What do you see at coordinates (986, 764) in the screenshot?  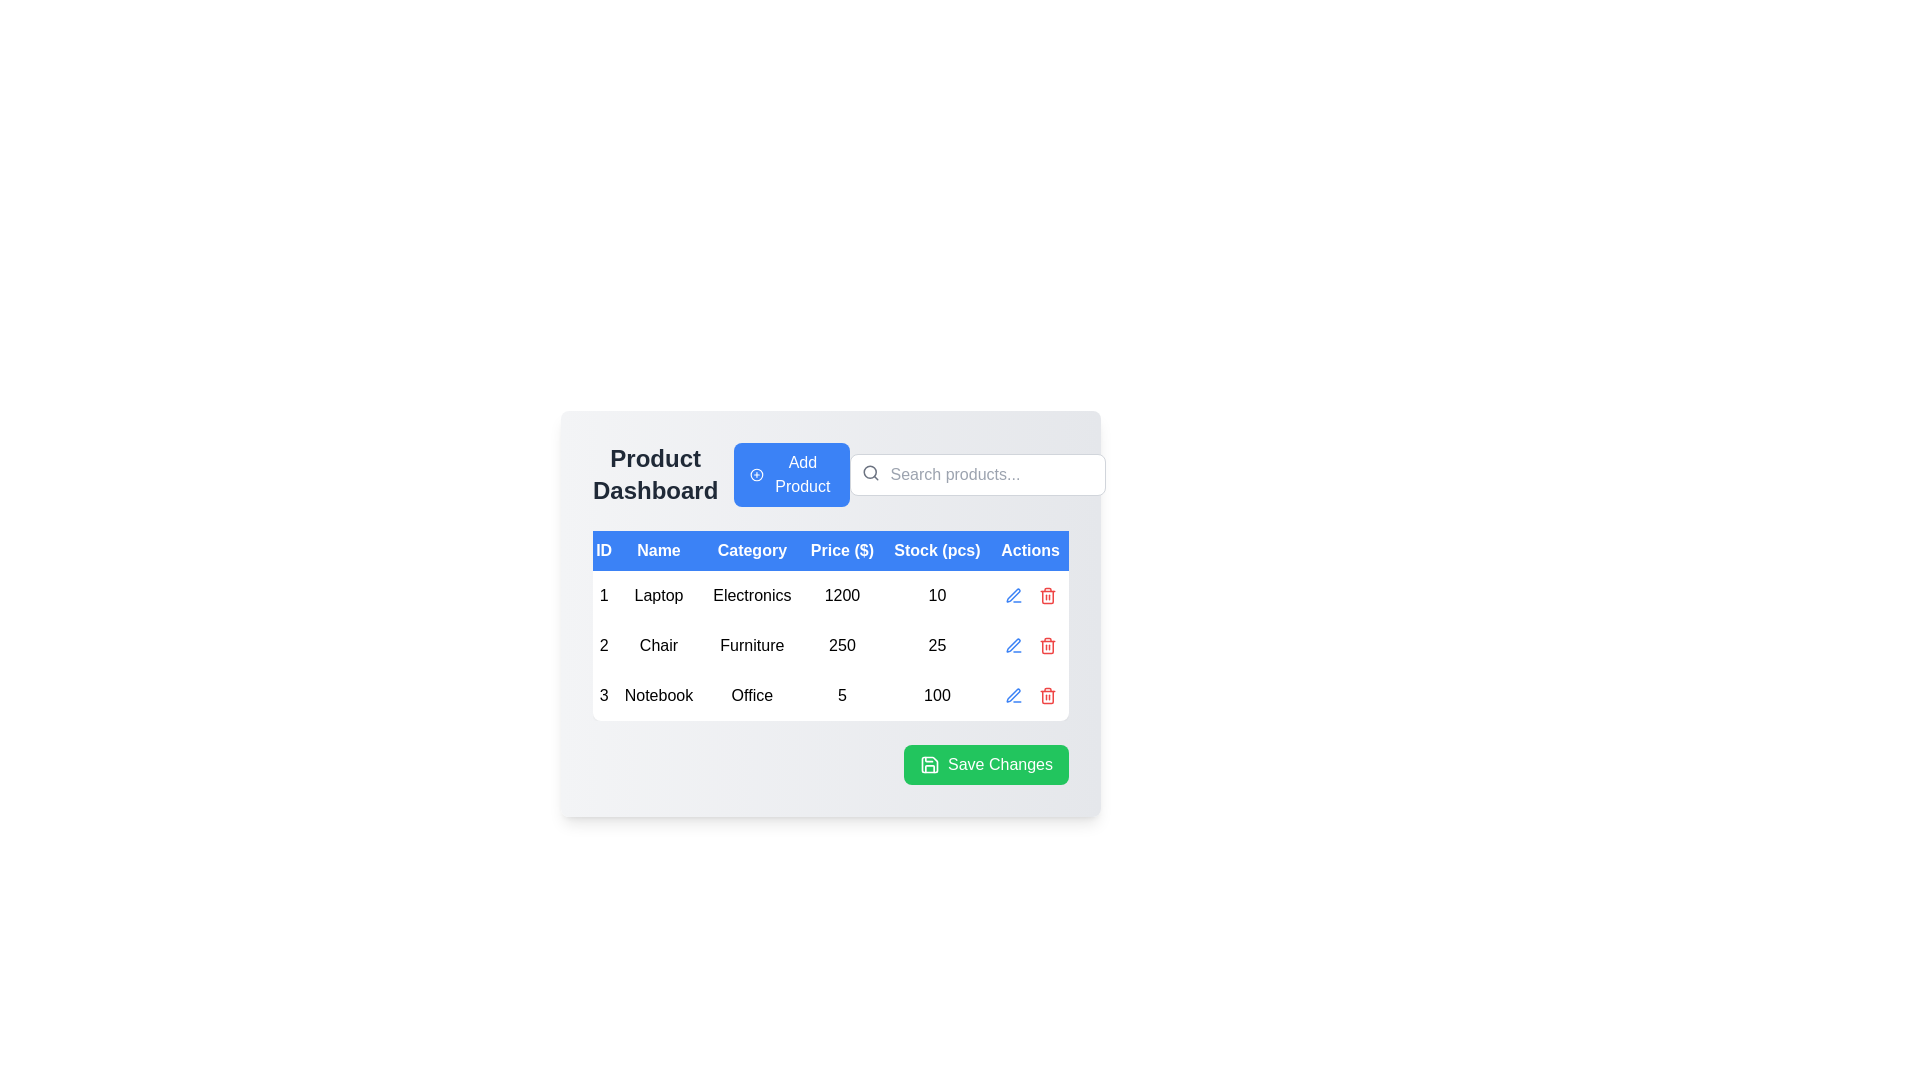 I see `the rectangular 'Save Changes' button with a green background and white text` at bounding box center [986, 764].